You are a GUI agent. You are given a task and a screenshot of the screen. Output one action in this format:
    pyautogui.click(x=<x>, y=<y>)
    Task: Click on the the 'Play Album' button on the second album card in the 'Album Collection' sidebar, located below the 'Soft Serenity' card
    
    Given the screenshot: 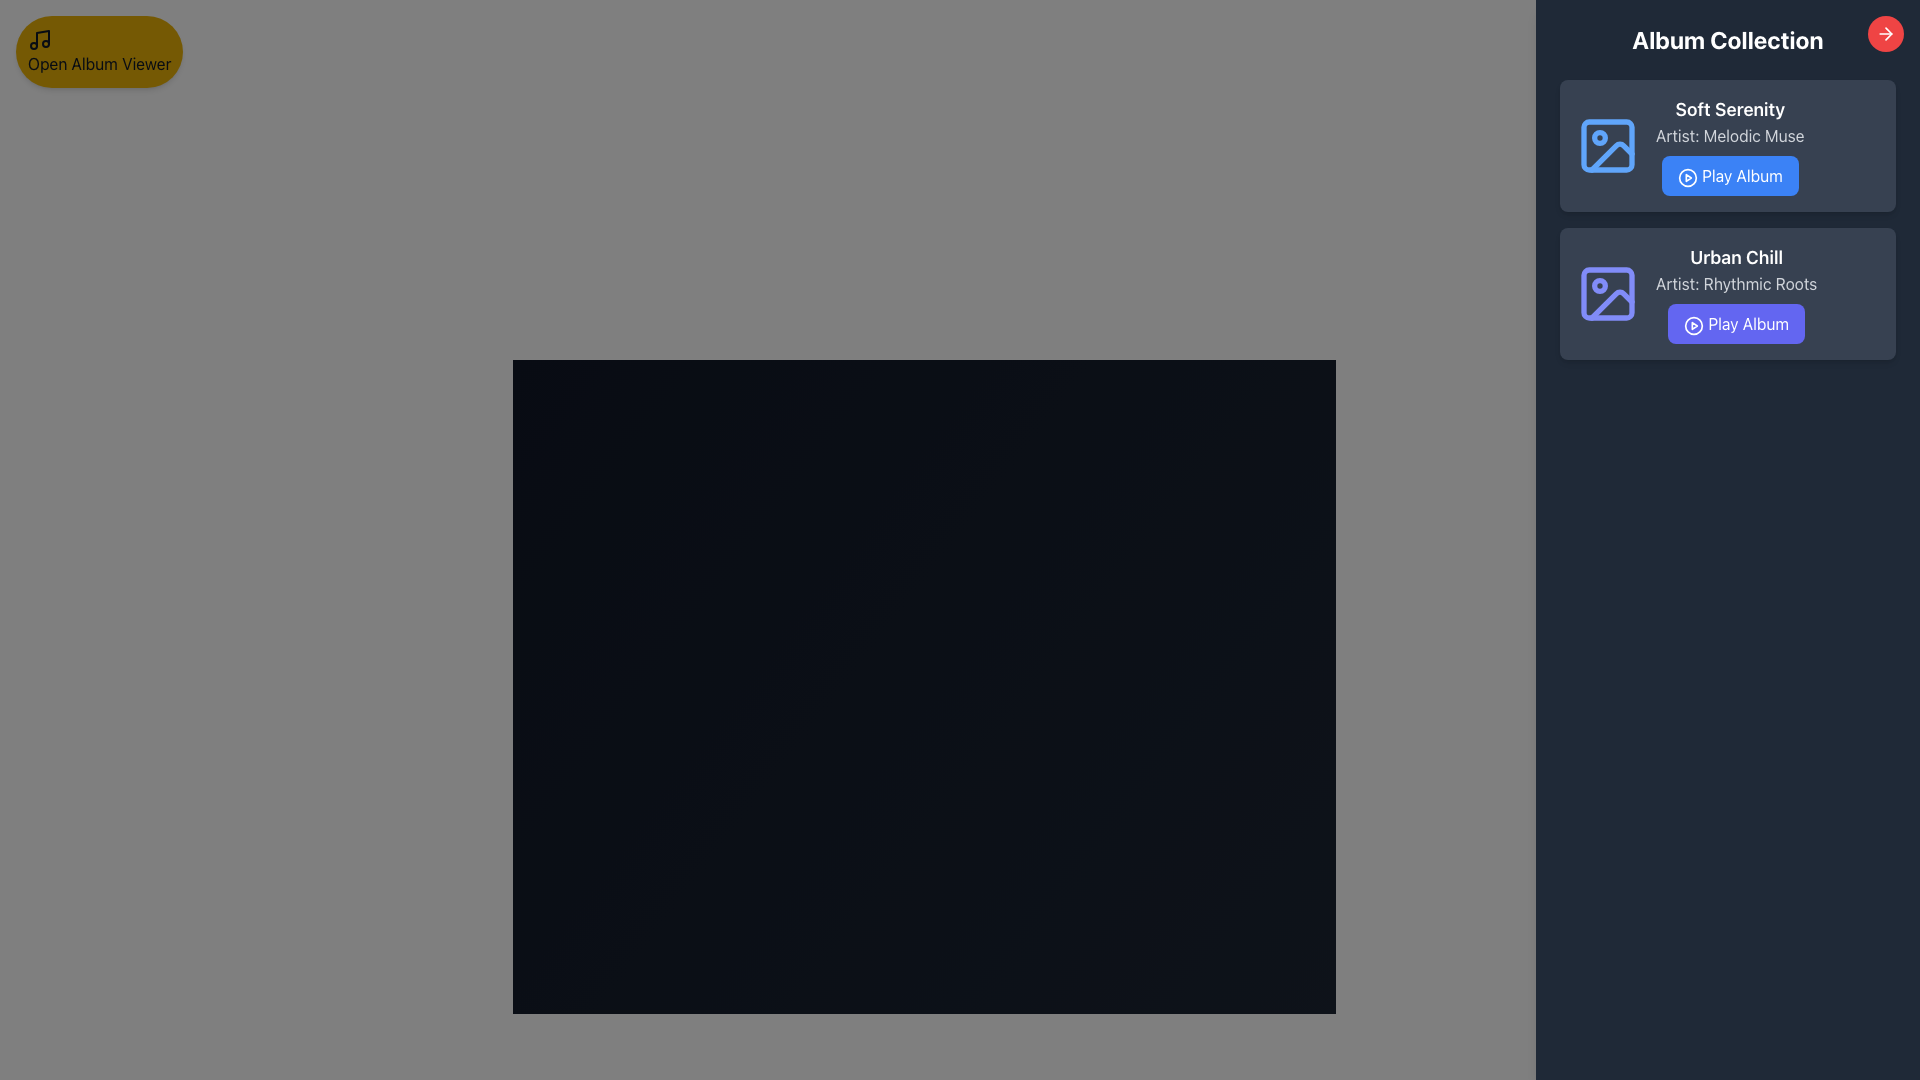 What is the action you would take?
    pyautogui.click(x=1727, y=293)
    